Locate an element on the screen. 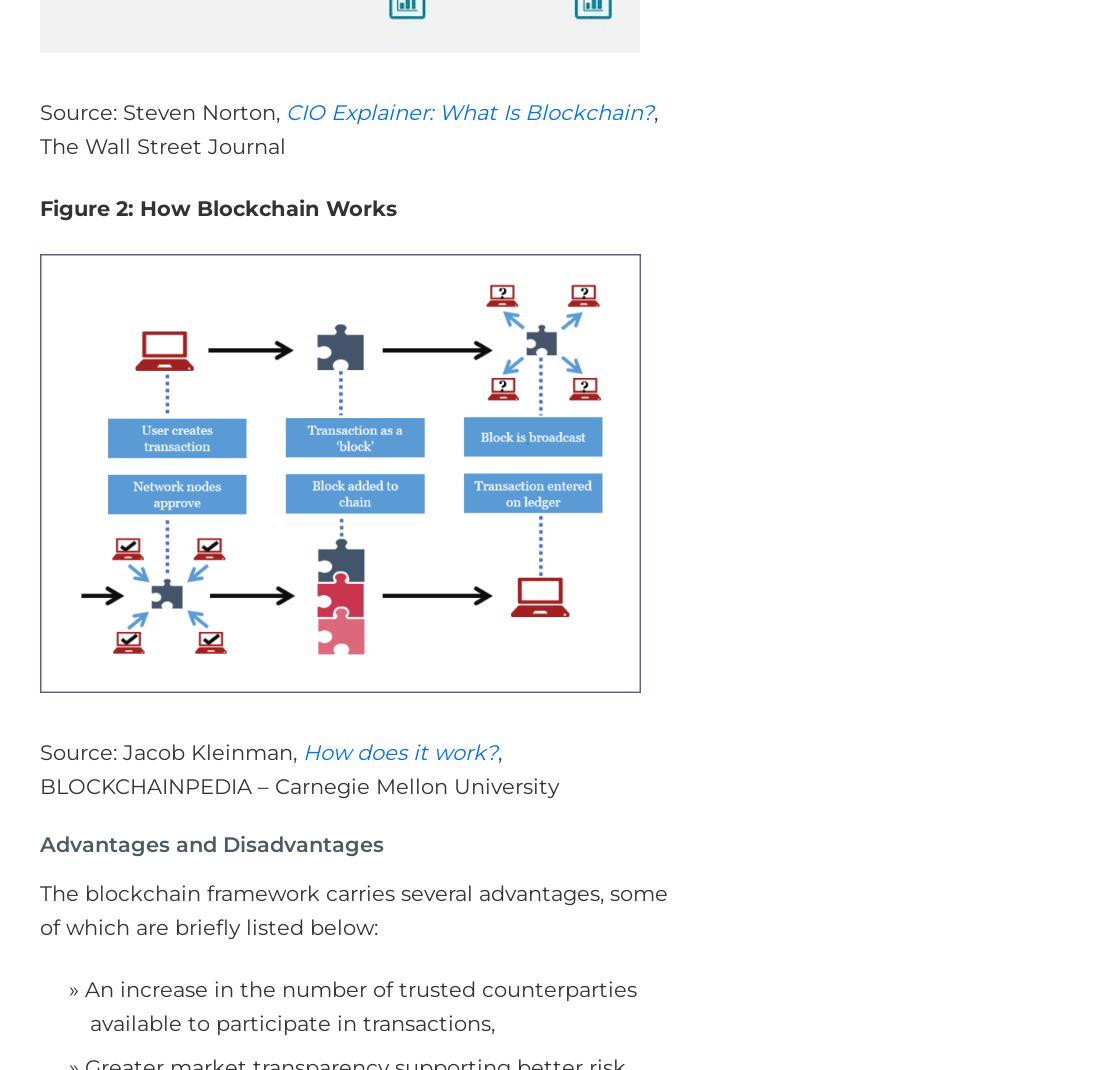  'Advantages and Disadvantages' is located at coordinates (212, 843).